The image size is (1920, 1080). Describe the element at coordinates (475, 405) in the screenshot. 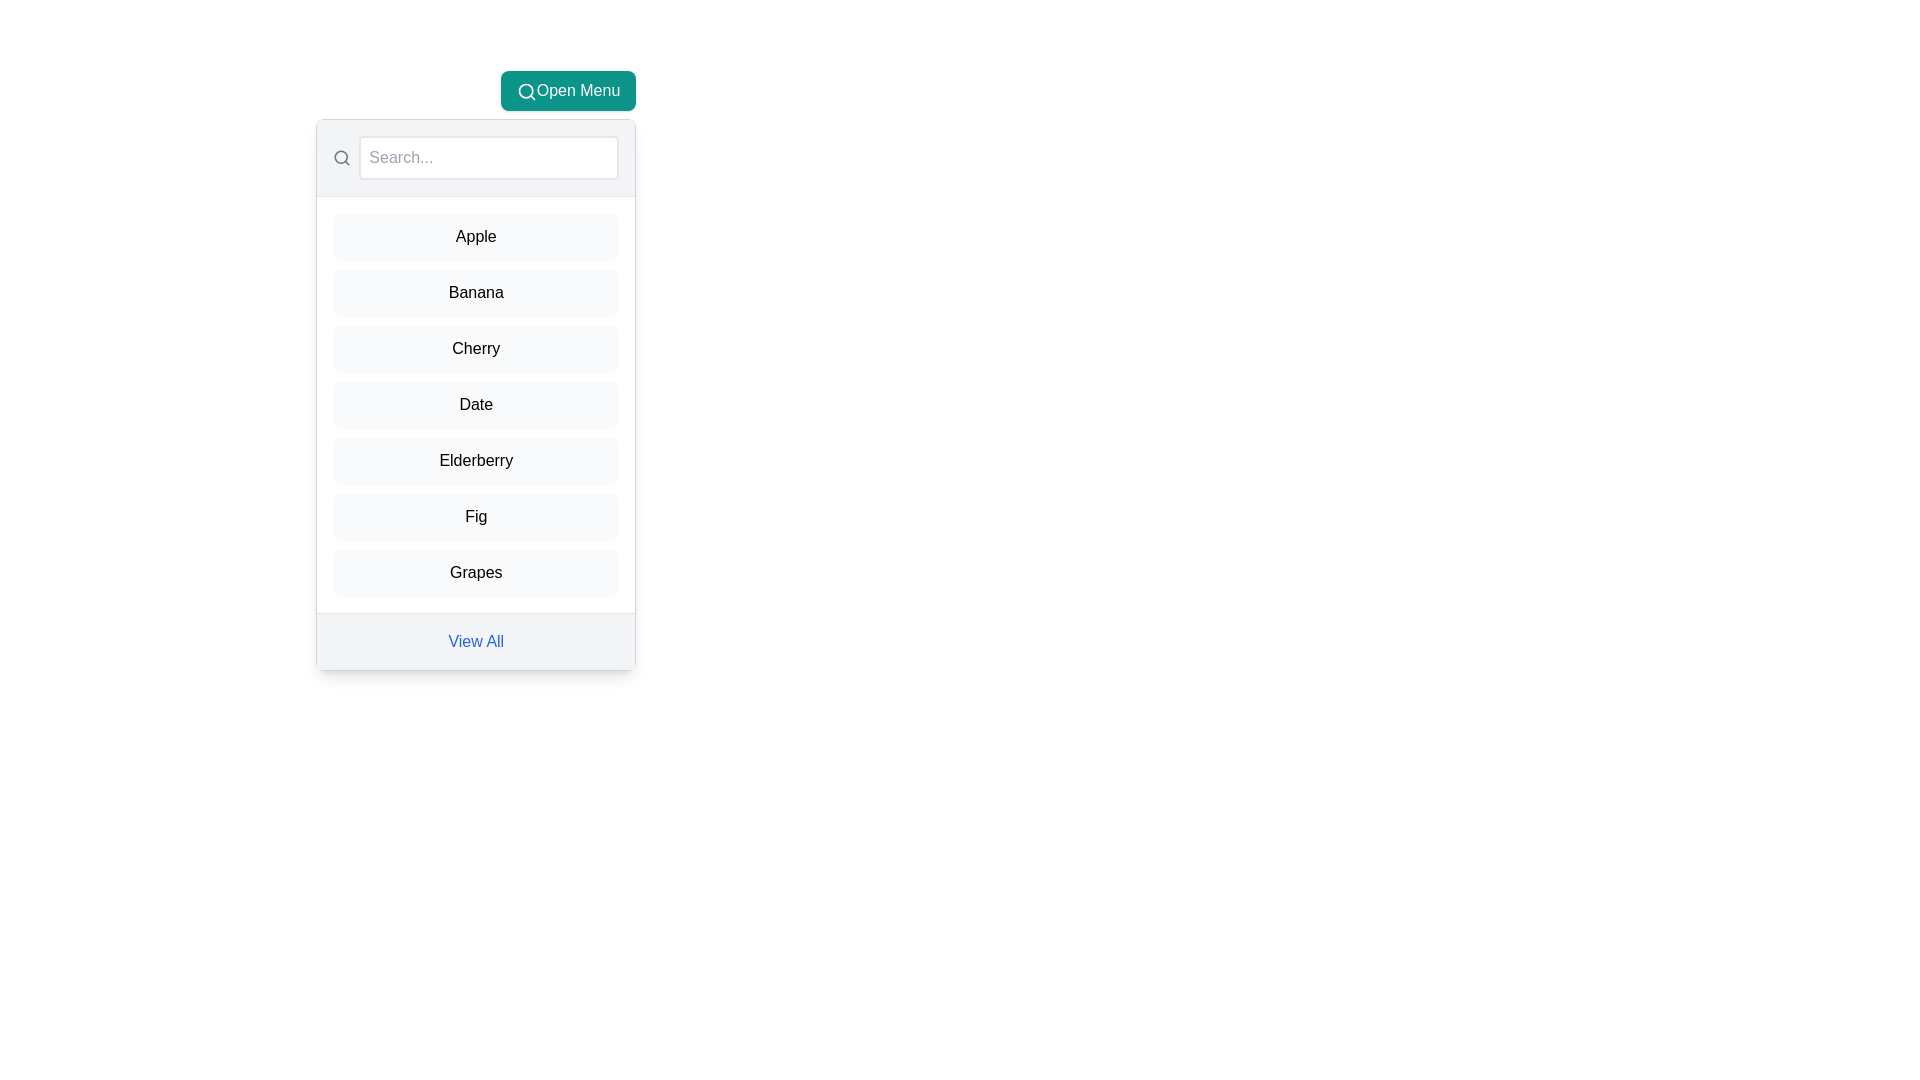

I see `the 'Date' button, which is a rectangular button with a rounded border, located within a scrollable vertical list and positioned as the fourth button in the sequence` at that location.